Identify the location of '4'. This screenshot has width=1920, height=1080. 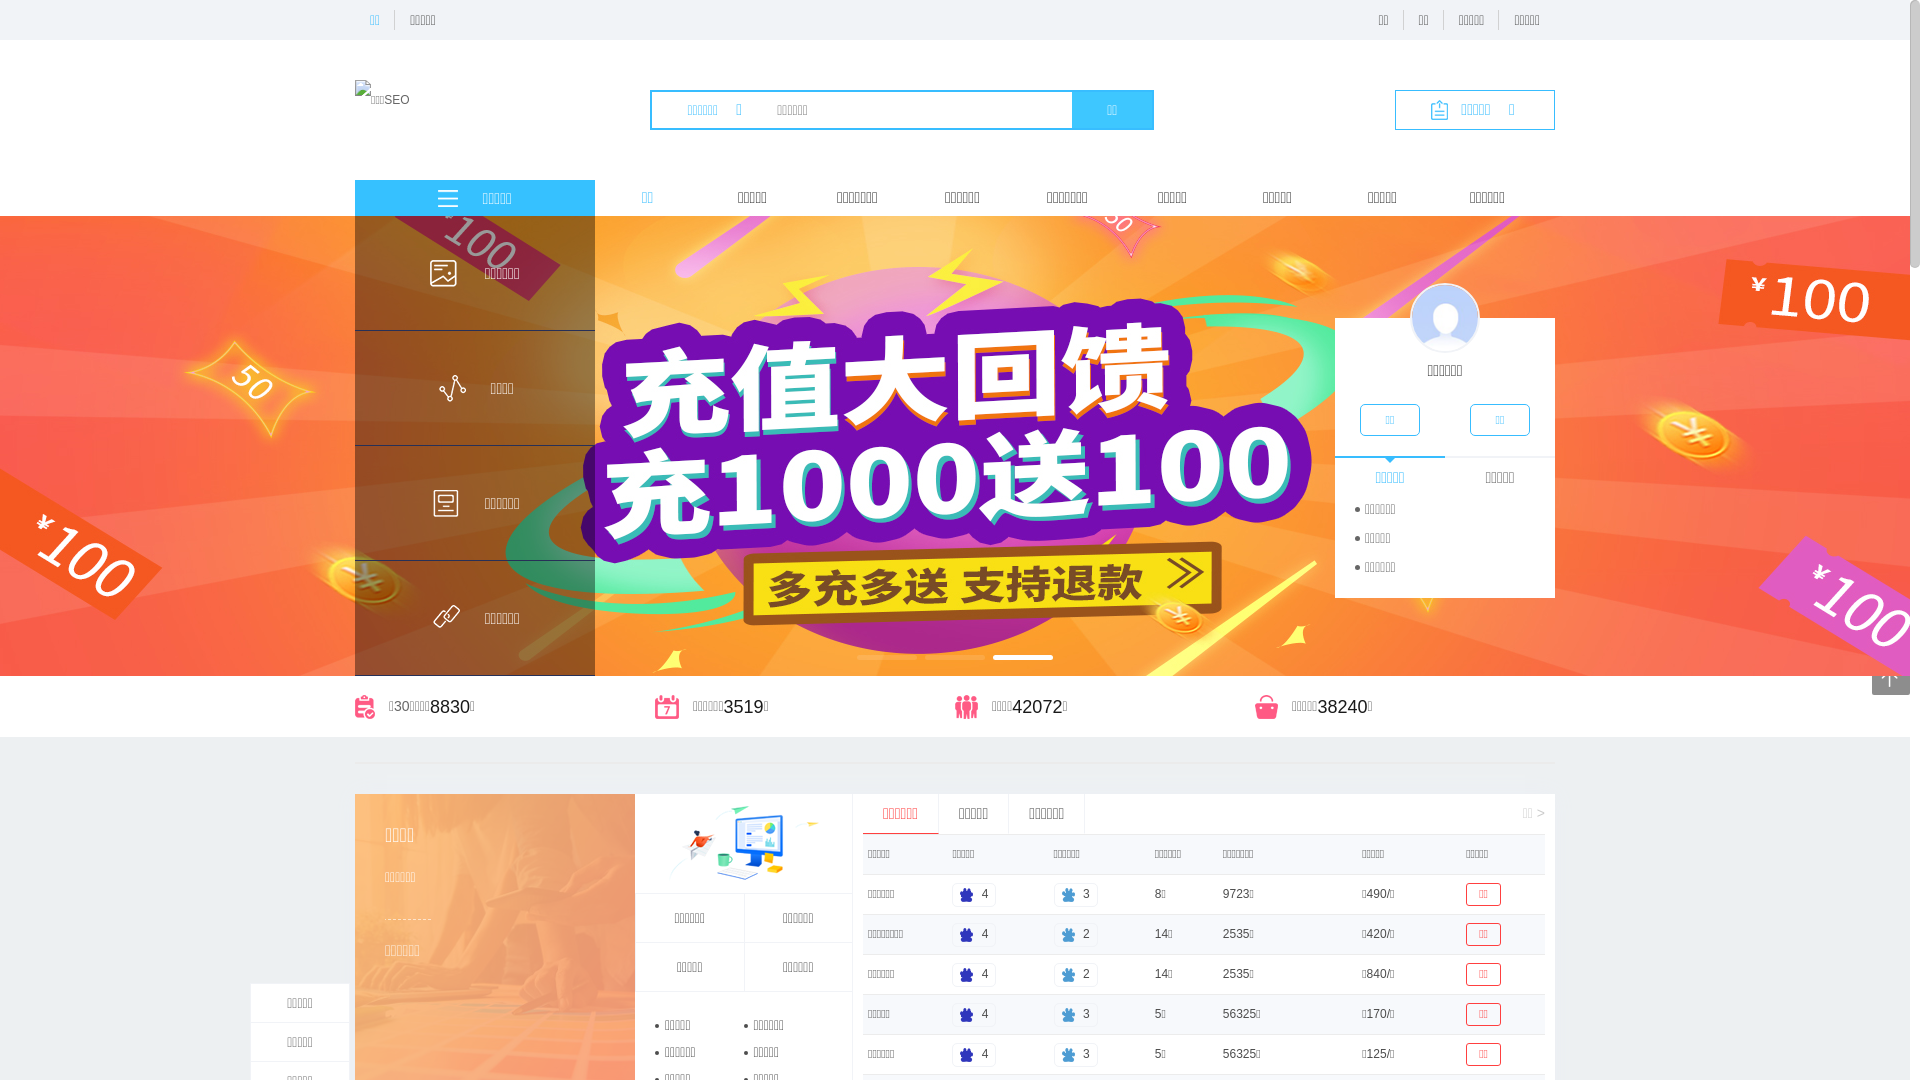
(974, 933).